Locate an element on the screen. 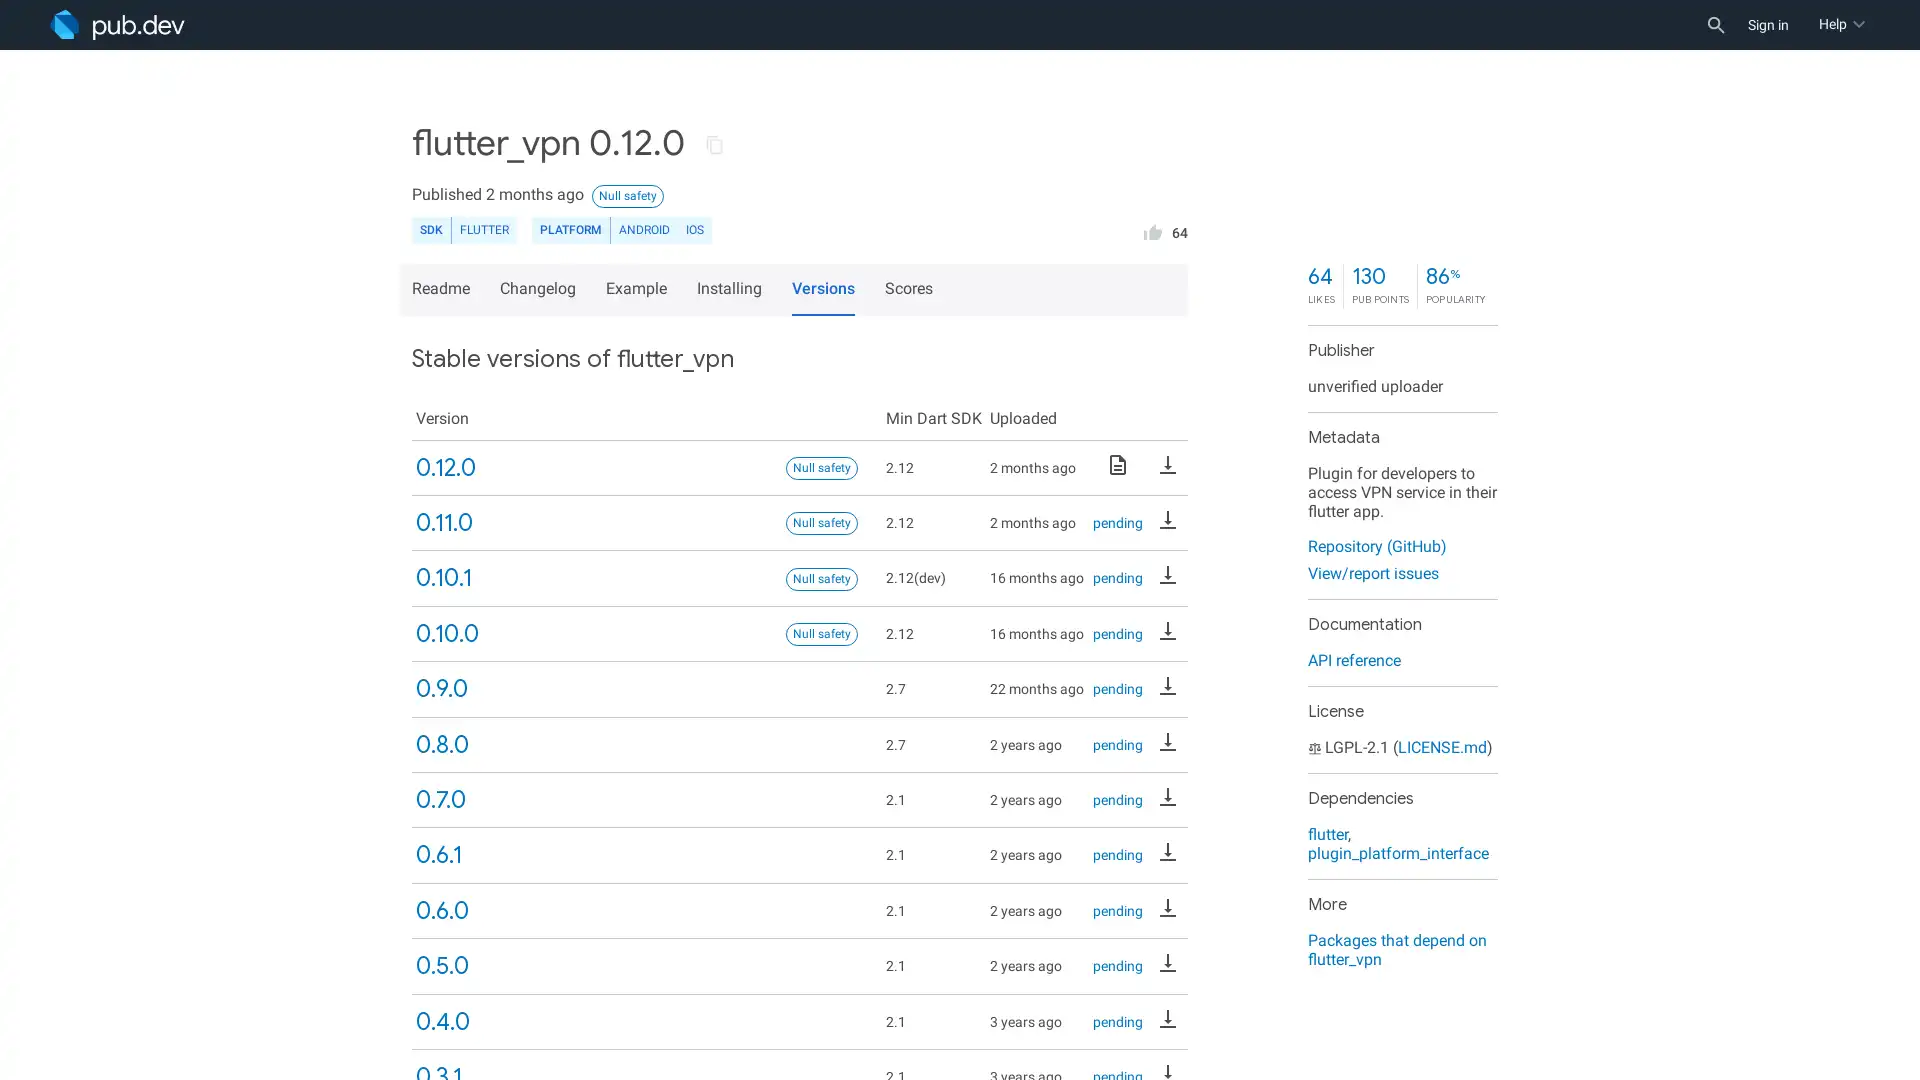 The width and height of the screenshot is (1920, 1080). Scores is located at coordinates (911, 289).